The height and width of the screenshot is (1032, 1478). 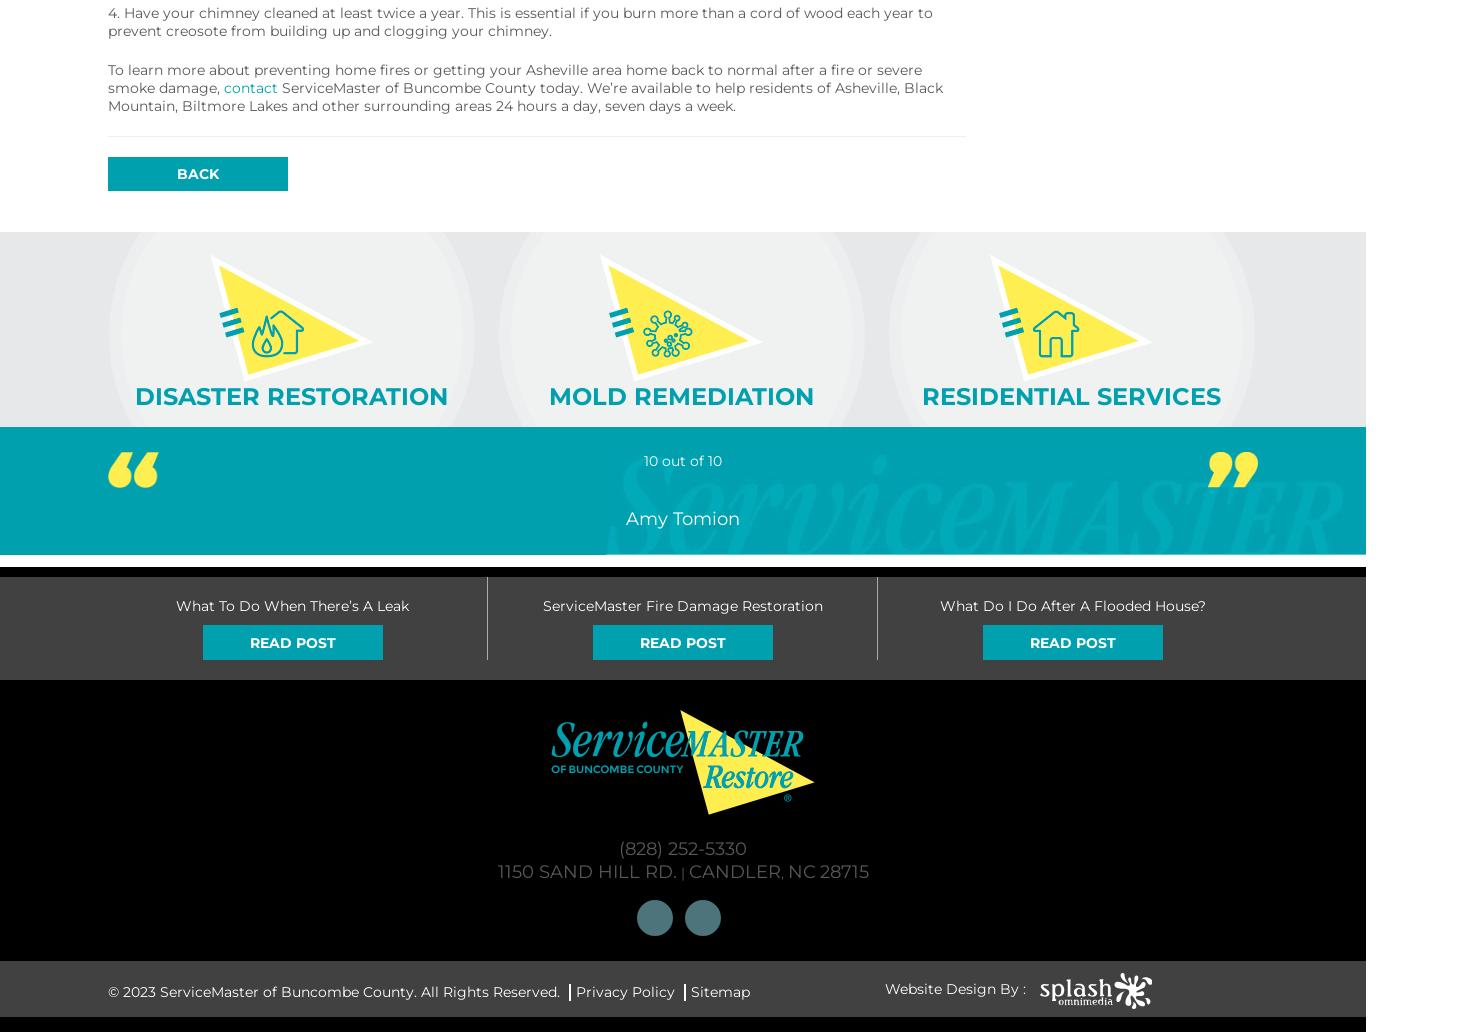 I want to click on '4. Have your chimney cleaned at least twice a year. This is essential if you burn more than a cord of wood each year to prevent creosote from building up and clogging your chimney.', so click(x=520, y=21).